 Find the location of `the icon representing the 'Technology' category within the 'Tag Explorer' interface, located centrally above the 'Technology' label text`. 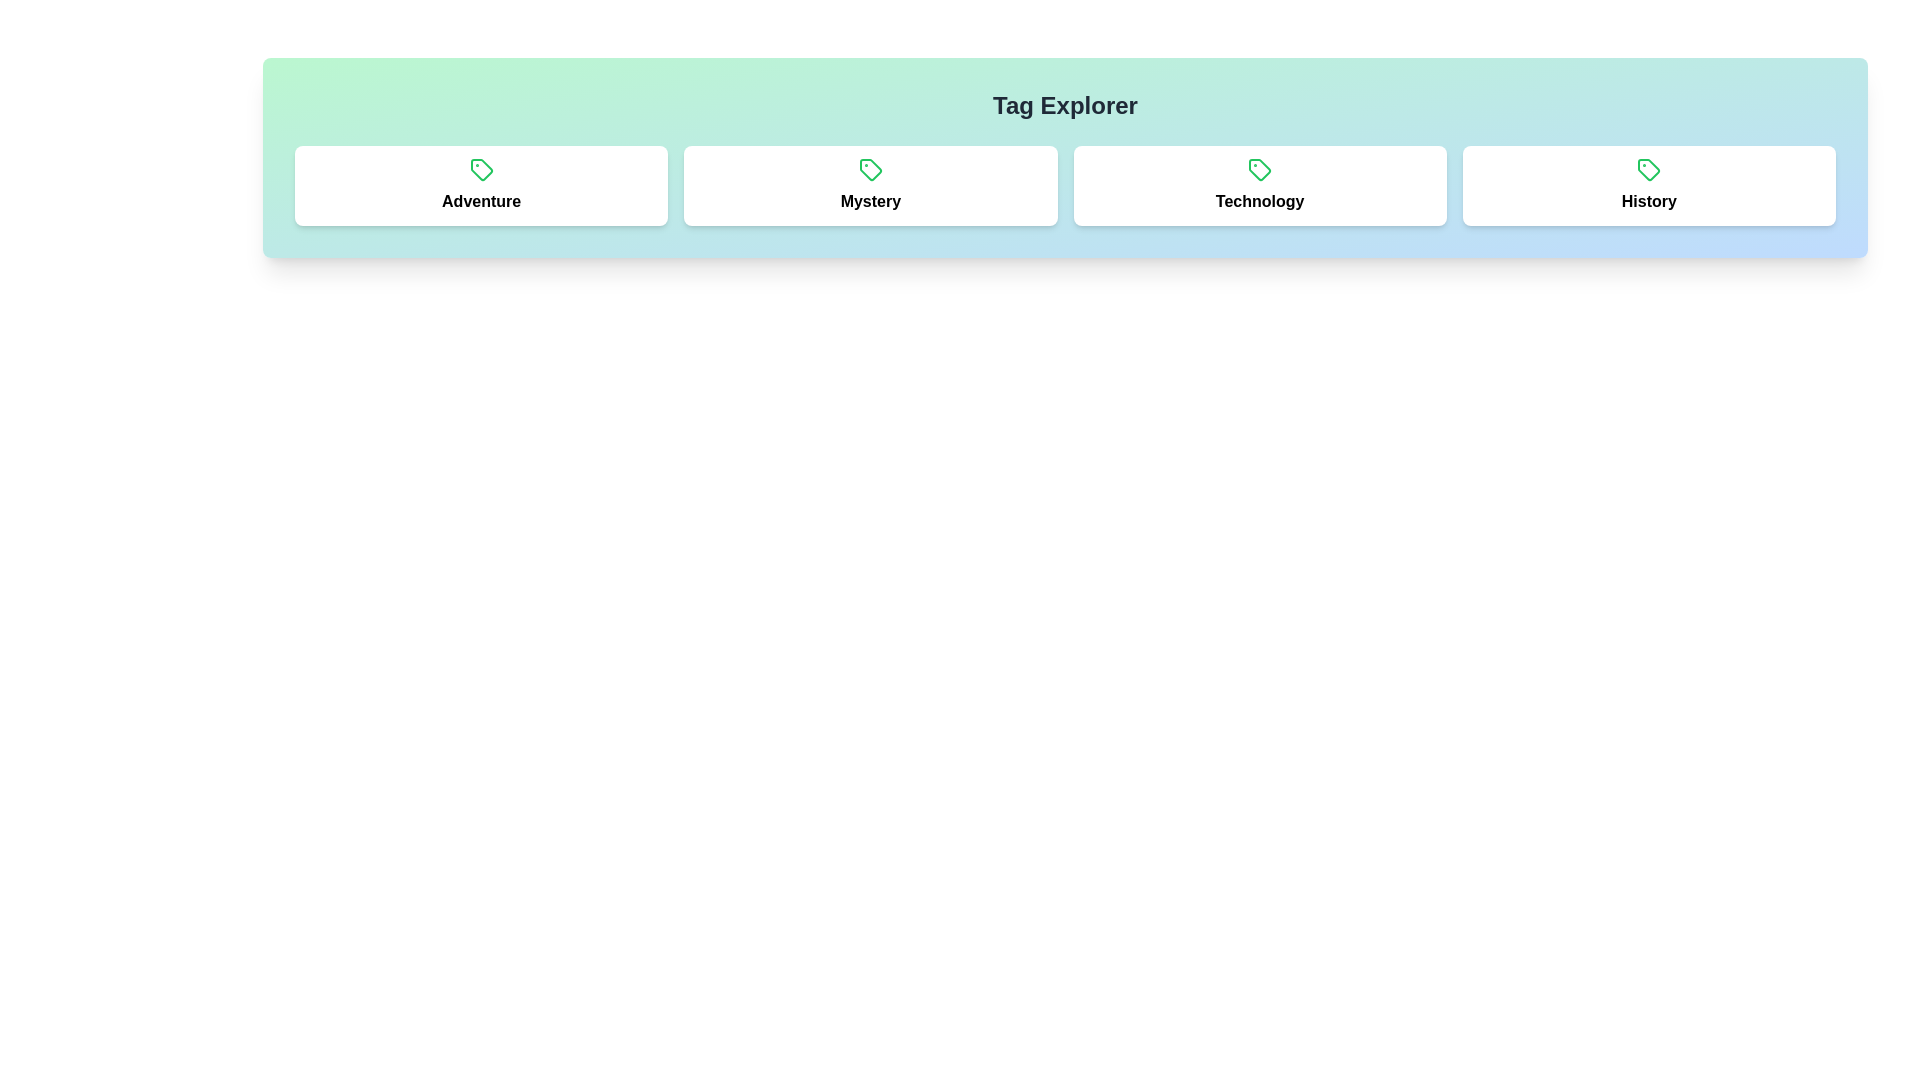

the icon representing the 'Technology' category within the 'Tag Explorer' interface, located centrally above the 'Technology' label text is located at coordinates (1649, 168).